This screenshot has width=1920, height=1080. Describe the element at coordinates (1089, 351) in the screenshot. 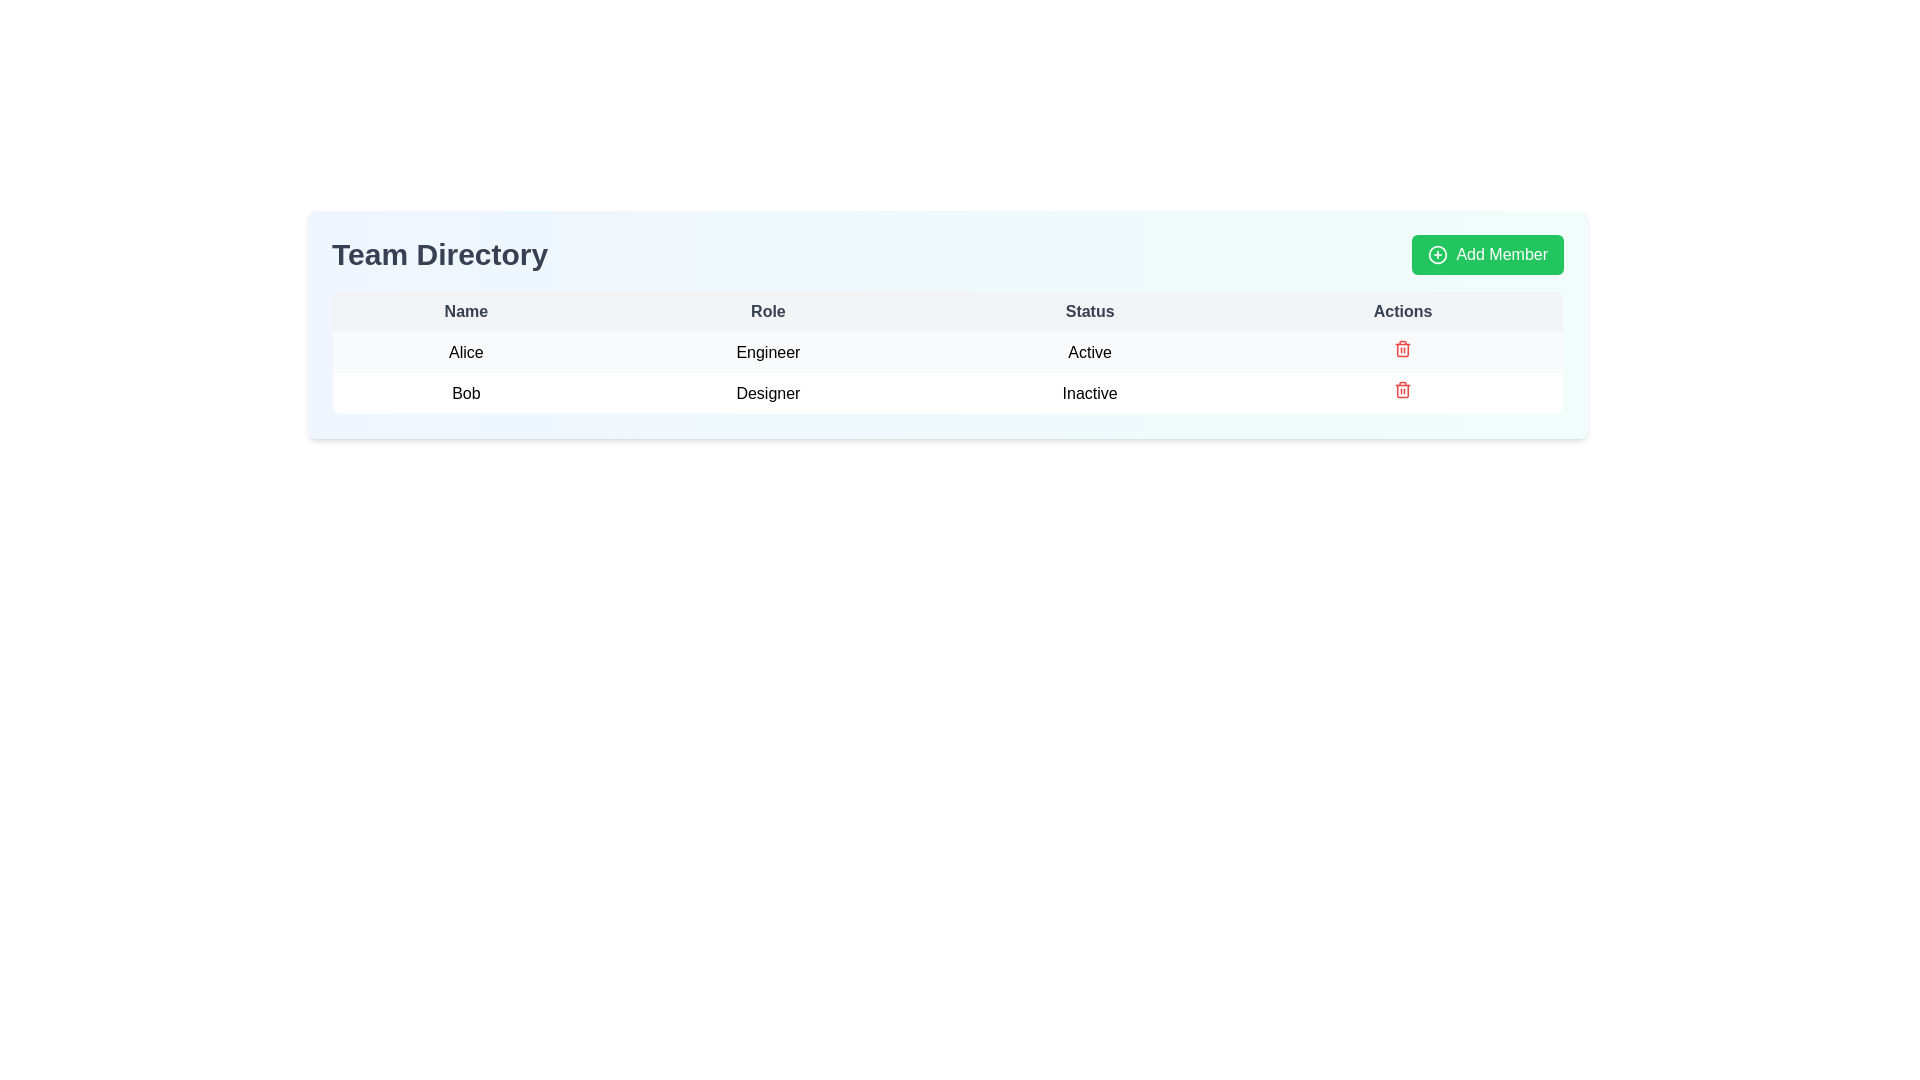

I see `the 'Active' text label located under the 'Status' column in the 'Team Directory' table` at that location.